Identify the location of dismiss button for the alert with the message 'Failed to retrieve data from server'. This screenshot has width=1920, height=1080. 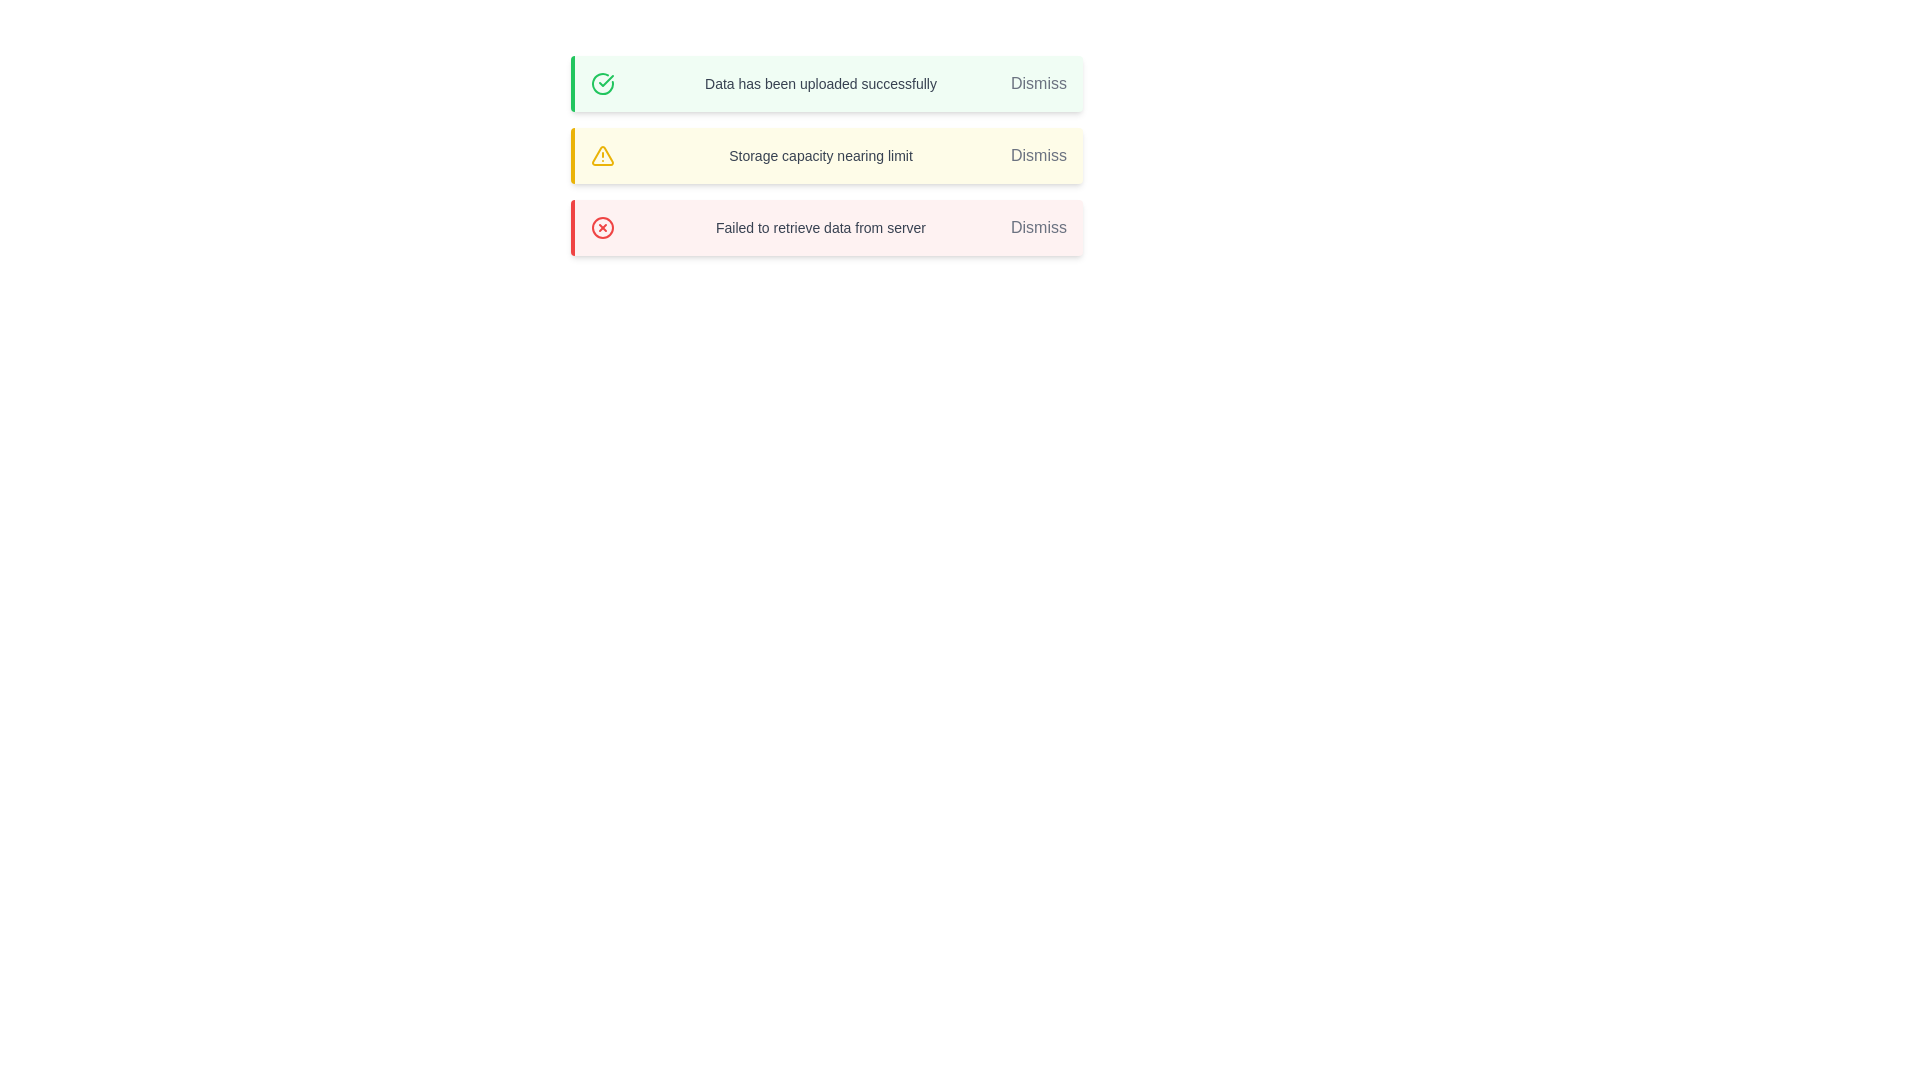
(1038, 226).